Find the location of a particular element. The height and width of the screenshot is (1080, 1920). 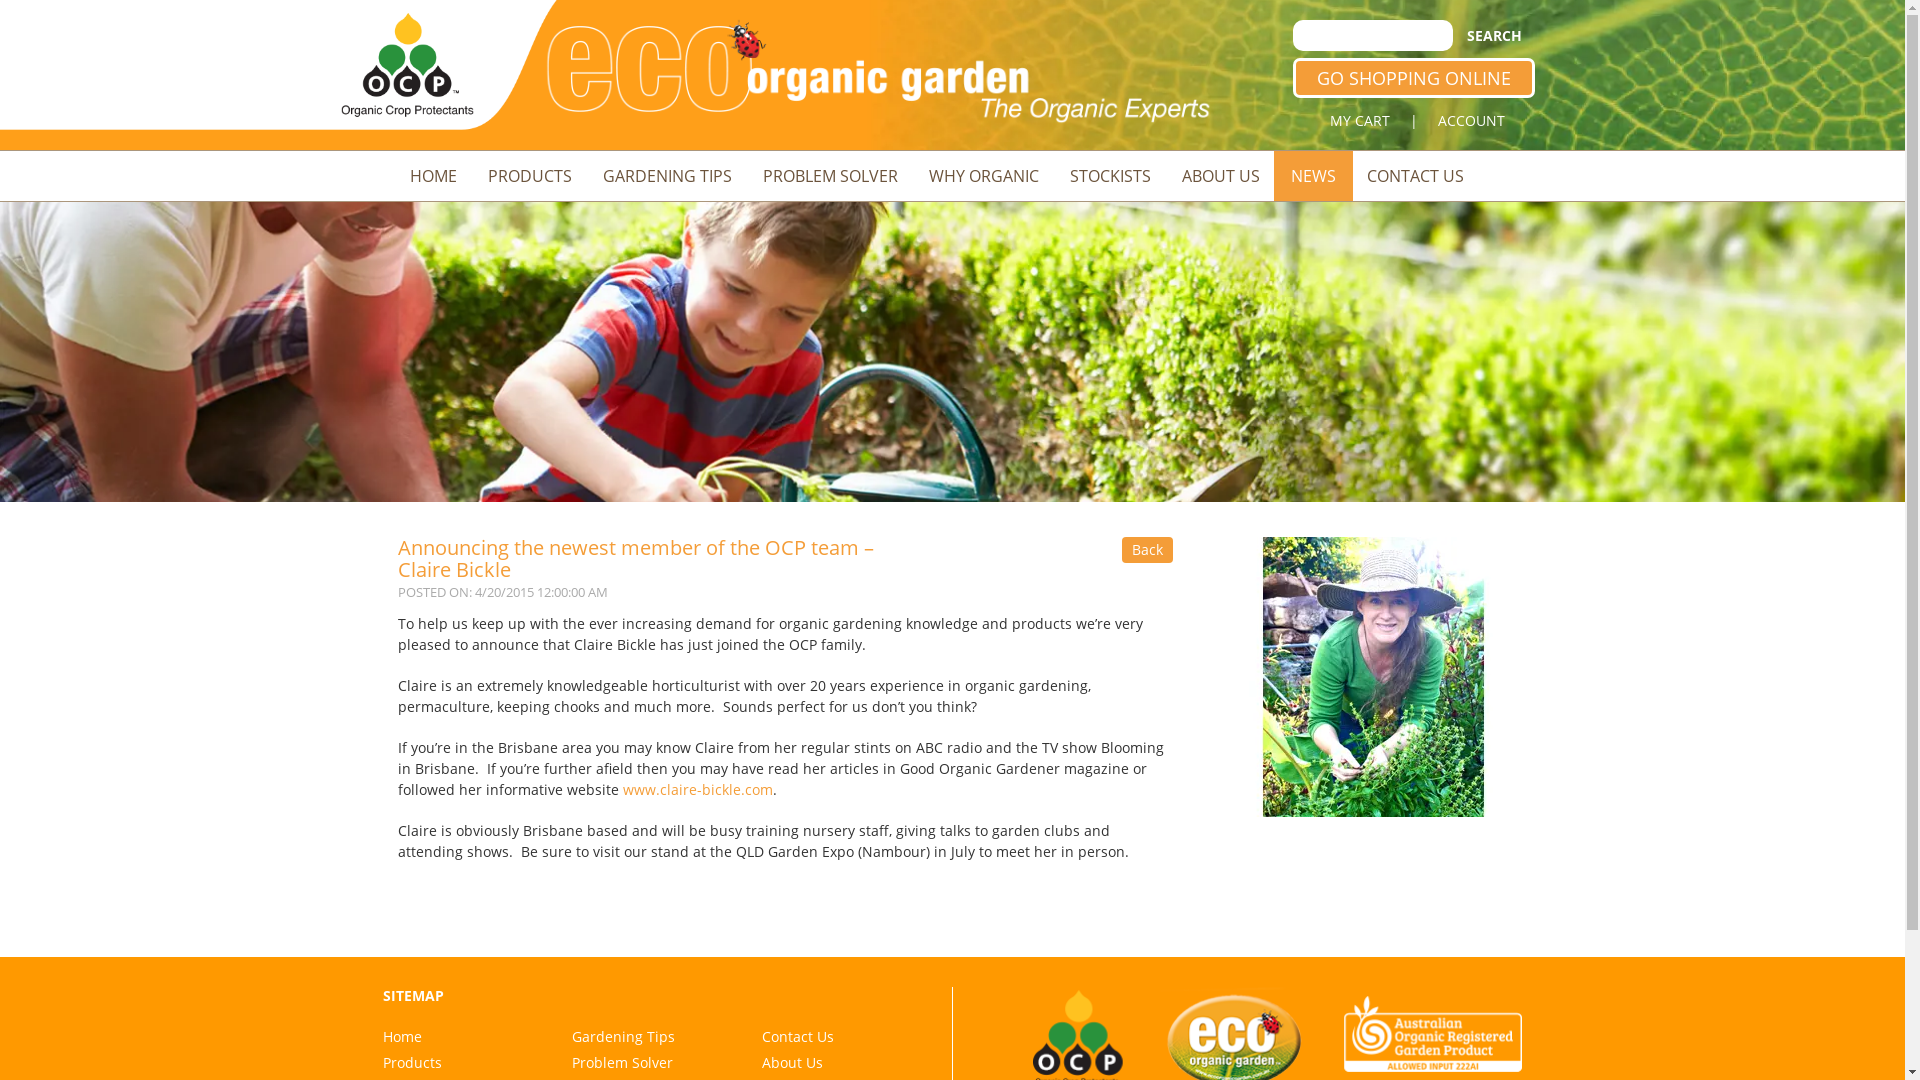

'ACCOUNT' is located at coordinates (1471, 120).